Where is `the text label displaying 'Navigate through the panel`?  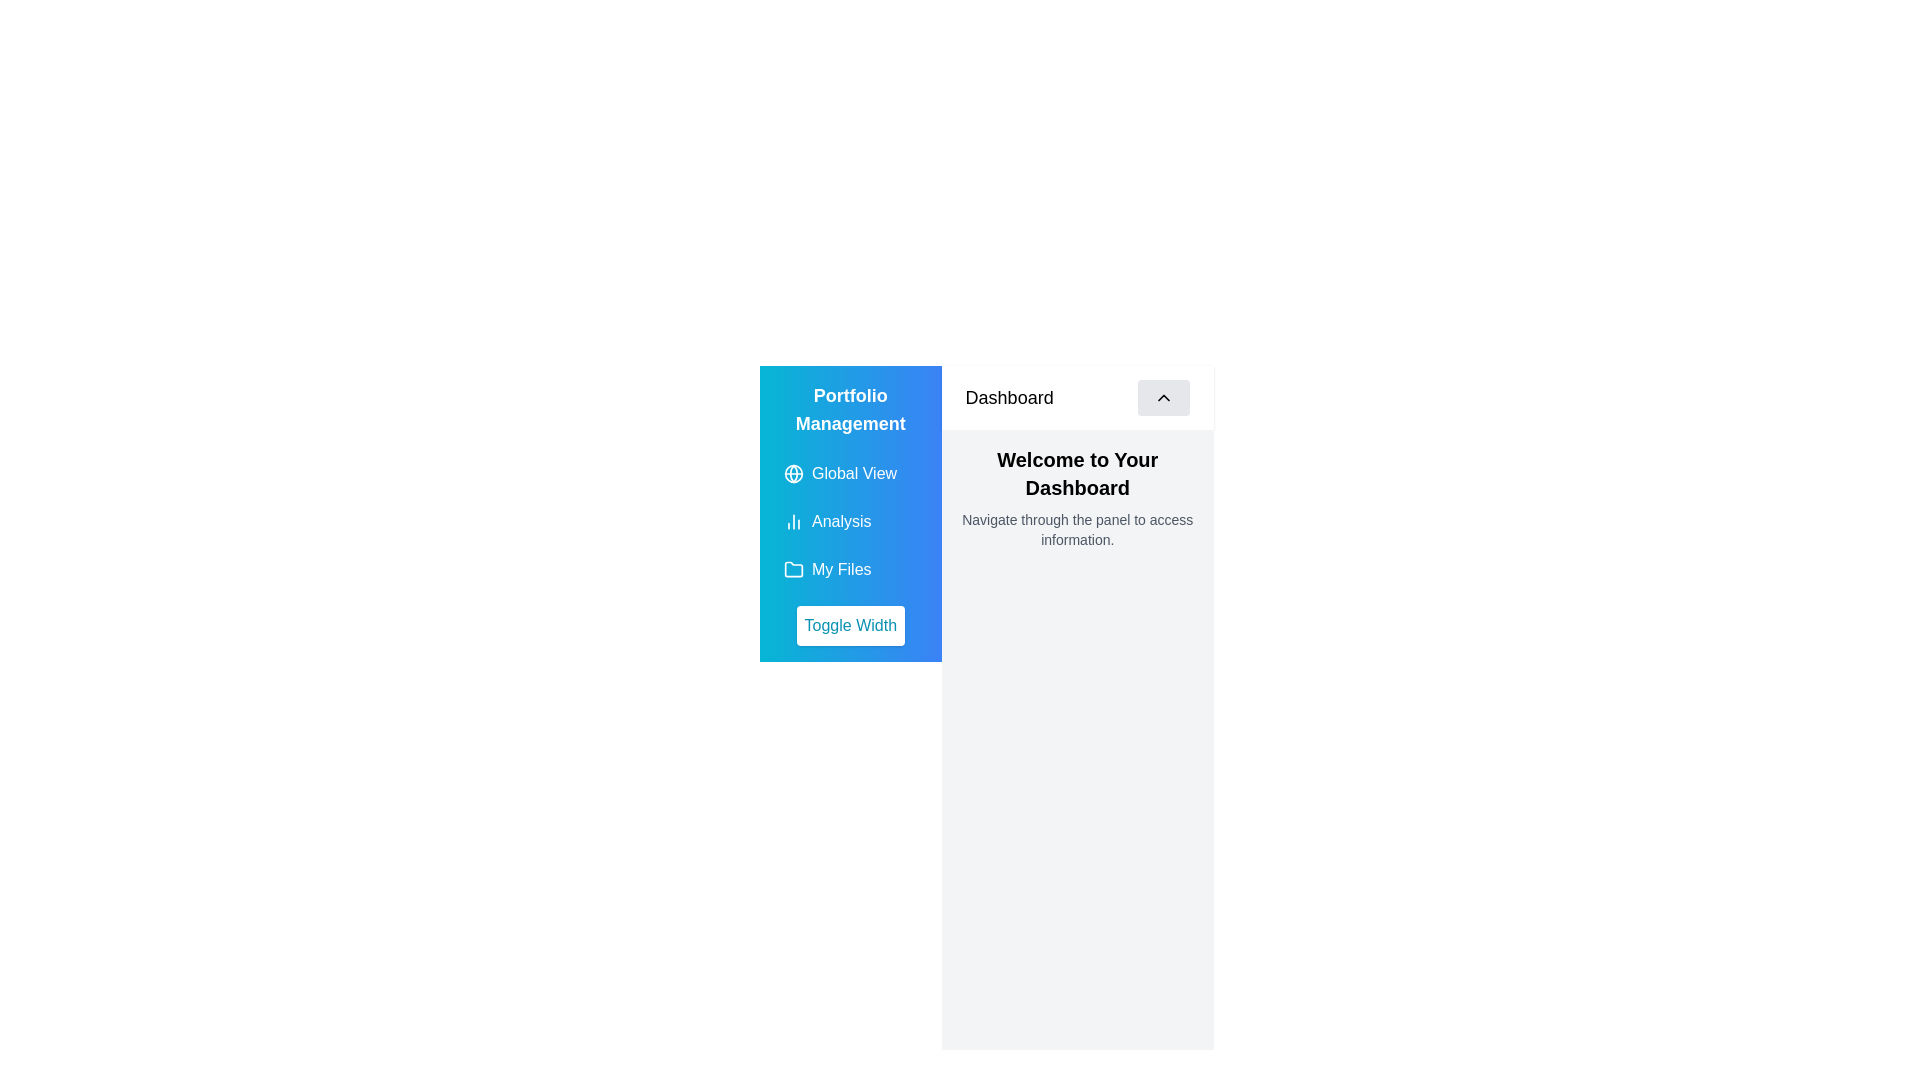
the text label displaying 'Navigate through the panel is located at coordinates (1076, 528).